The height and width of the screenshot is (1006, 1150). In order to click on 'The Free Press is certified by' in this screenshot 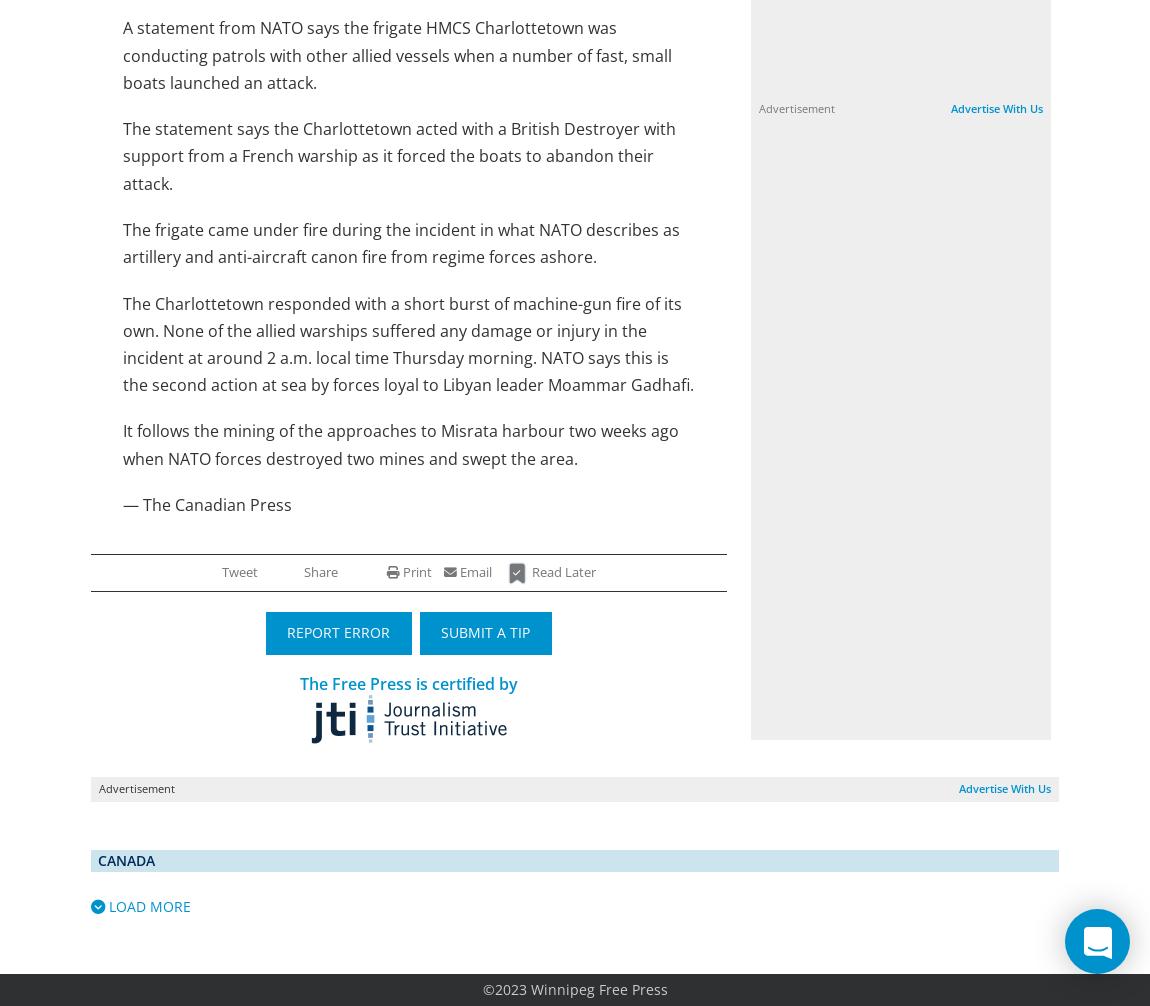, I will do `click(408, 682)`.